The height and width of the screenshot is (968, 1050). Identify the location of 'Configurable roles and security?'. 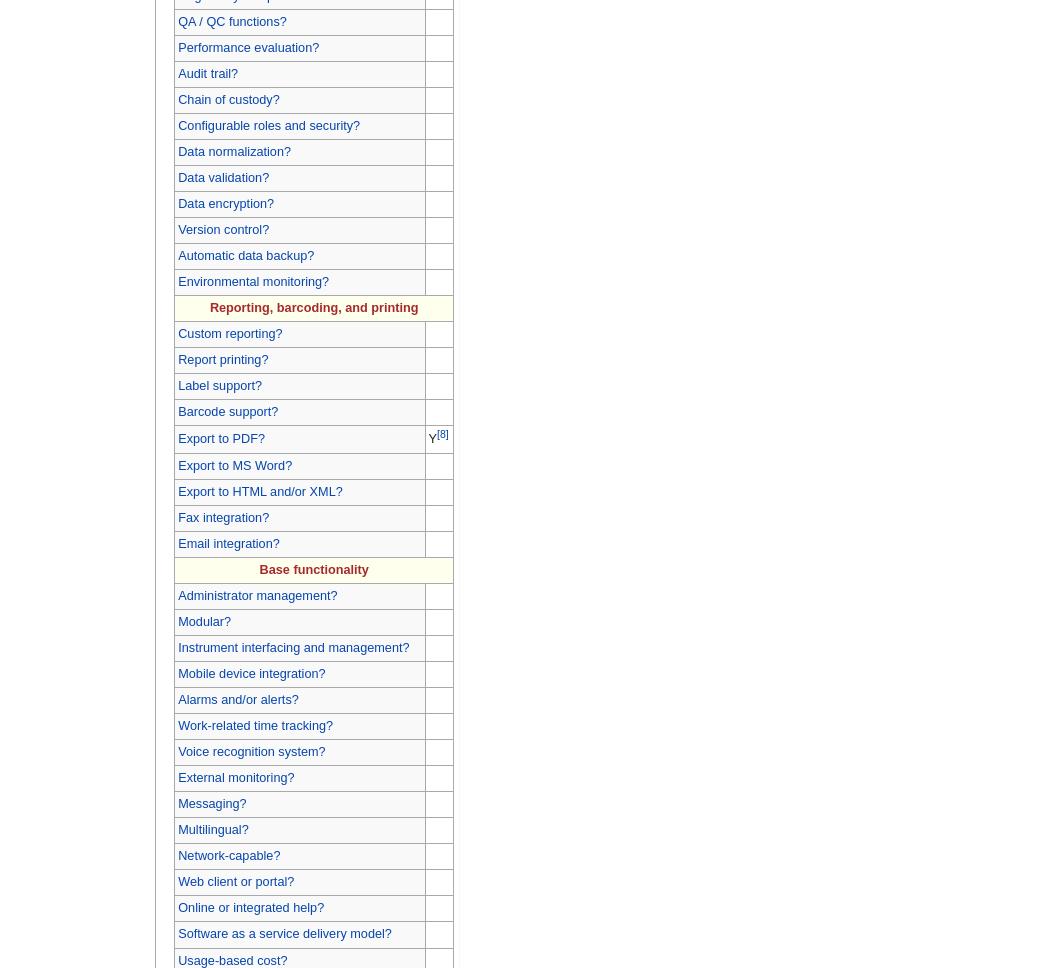
(268, 123).